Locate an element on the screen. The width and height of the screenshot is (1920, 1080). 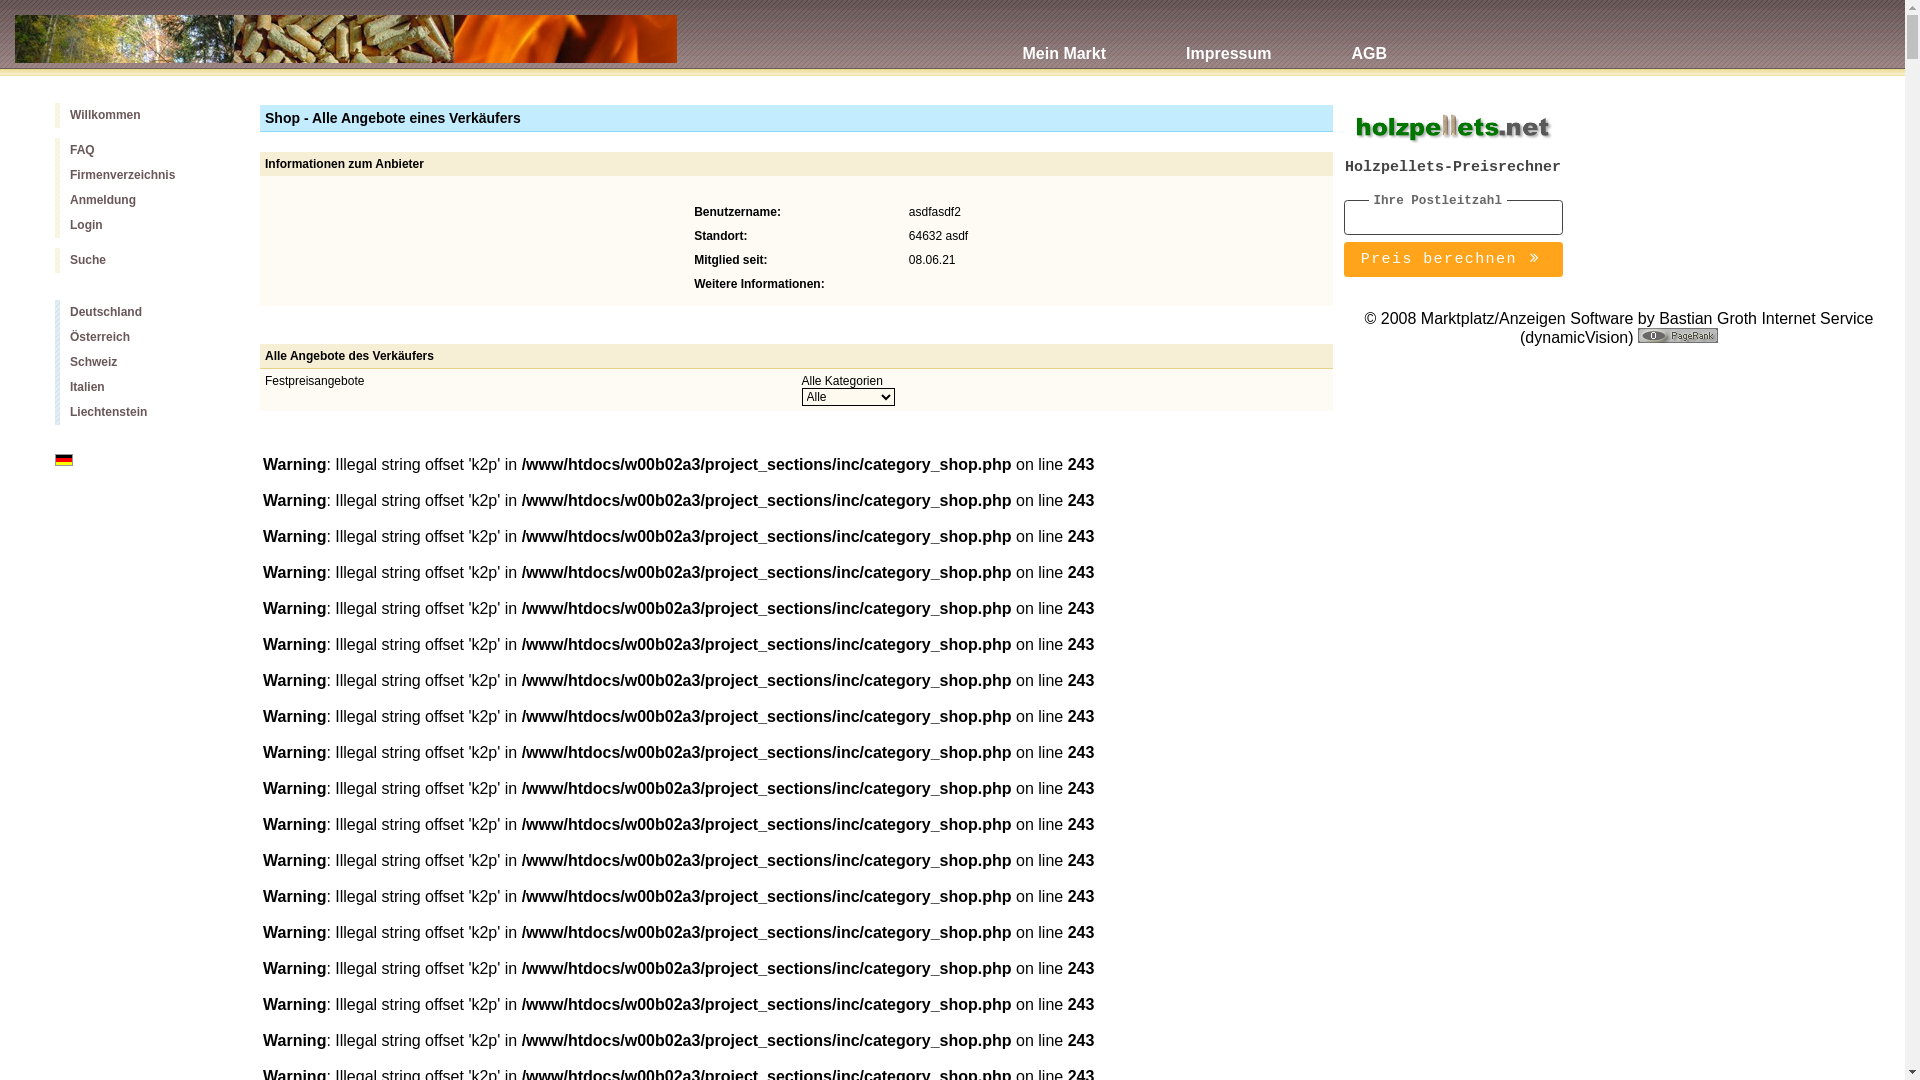
'Mein Markt' is located at coordinates (1063, 42).